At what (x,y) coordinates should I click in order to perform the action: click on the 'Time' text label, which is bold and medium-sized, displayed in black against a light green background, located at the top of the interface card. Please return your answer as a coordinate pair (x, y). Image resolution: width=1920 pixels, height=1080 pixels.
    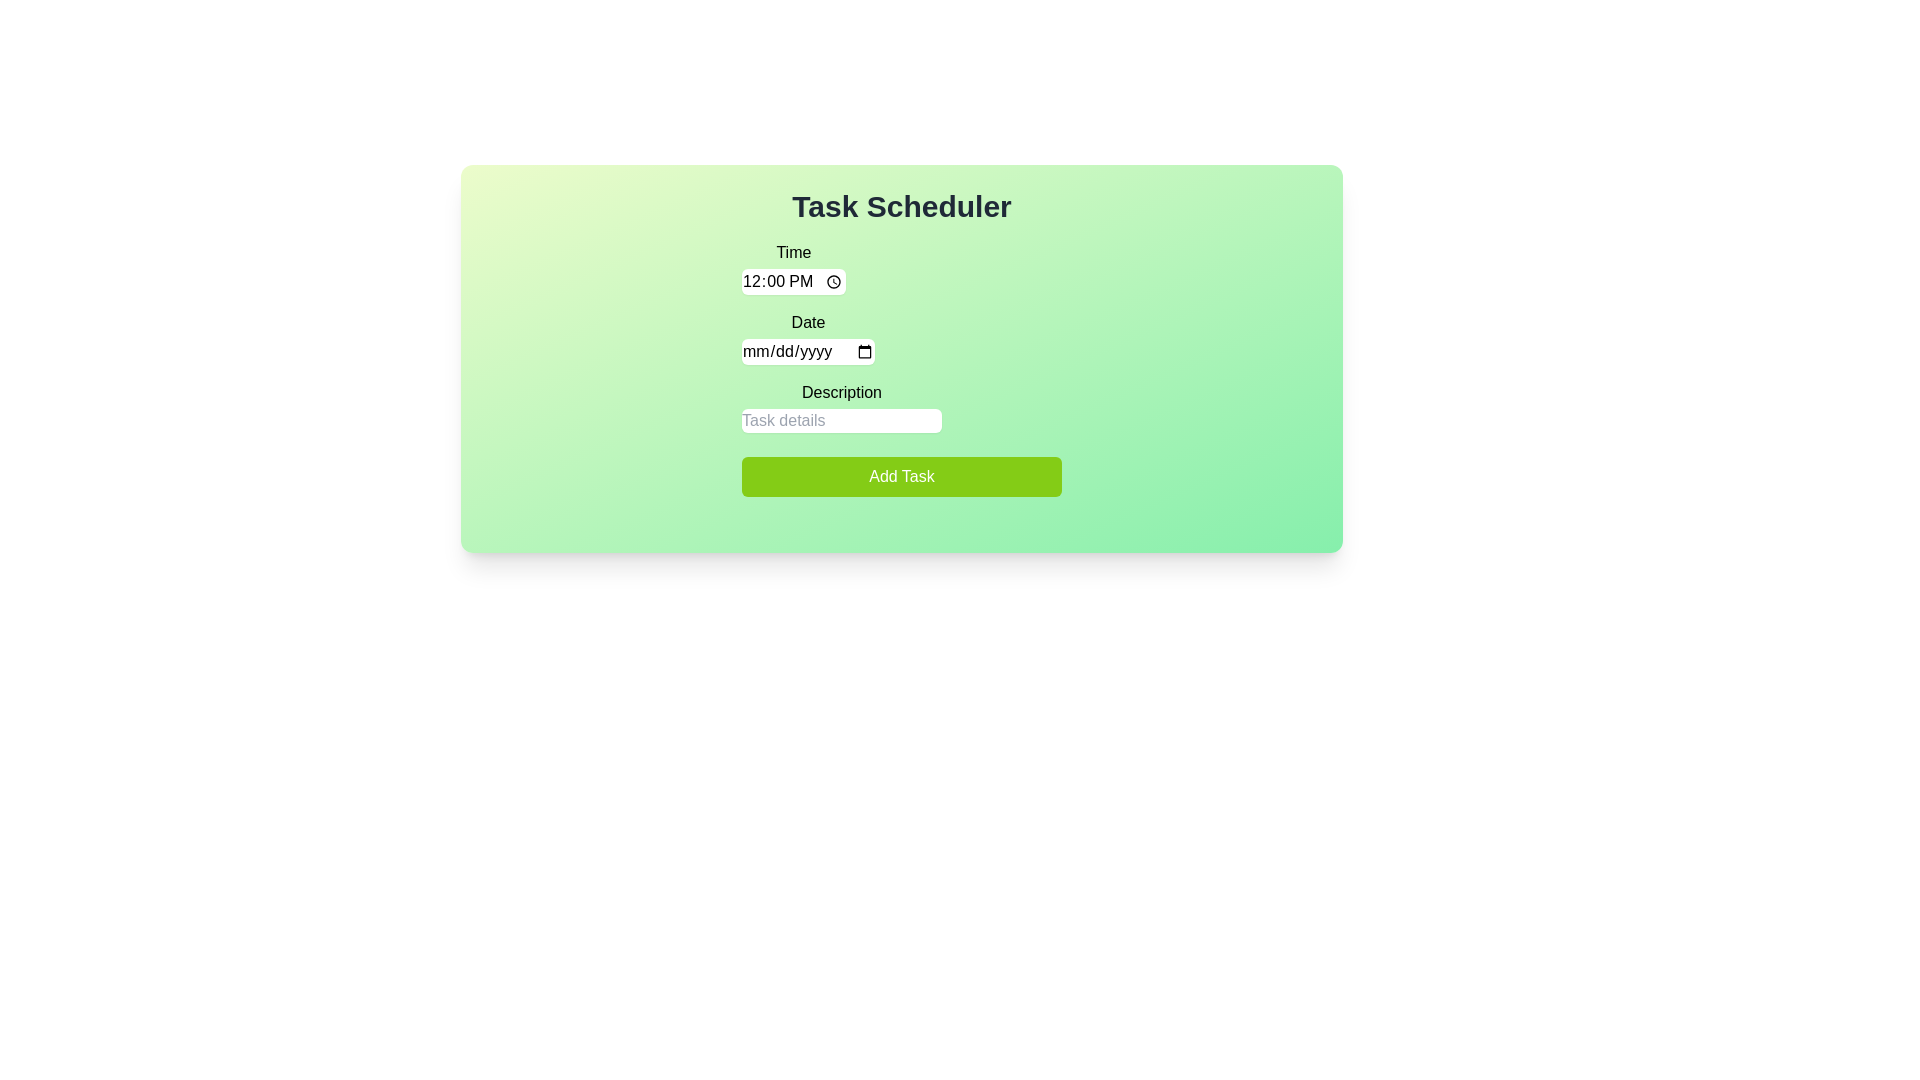
    Looking at the image, I should click on (792, 252).